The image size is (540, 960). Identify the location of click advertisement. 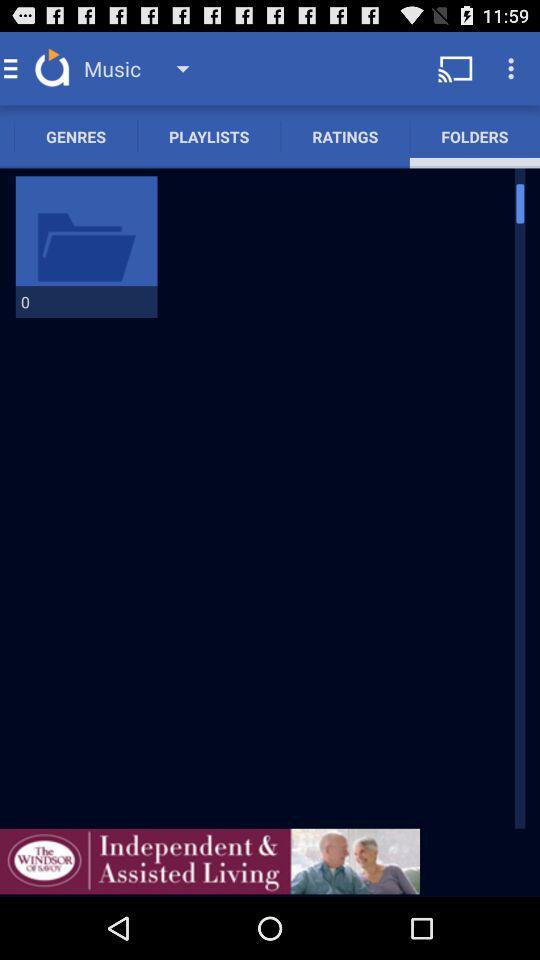
(209, 860).